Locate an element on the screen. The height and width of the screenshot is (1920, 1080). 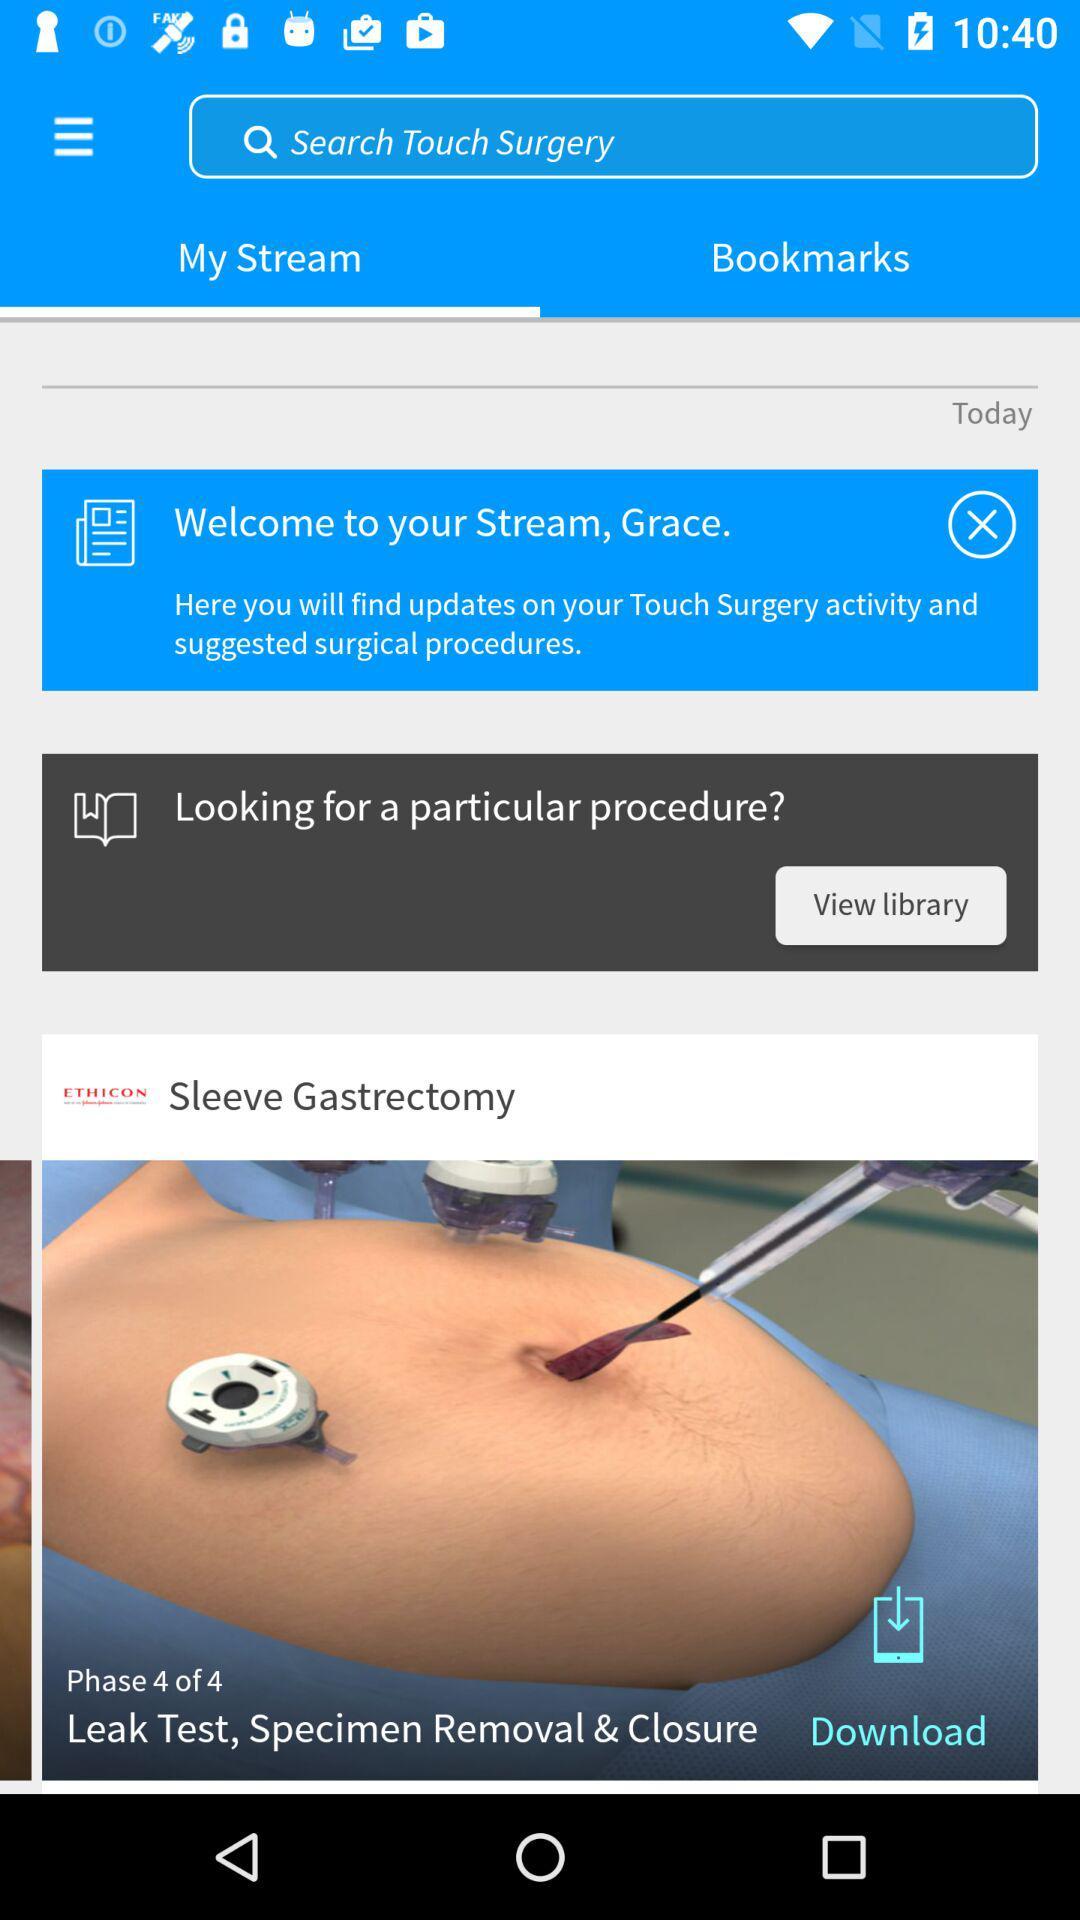
this is a medical surgery is located at coordinates (981, 524).